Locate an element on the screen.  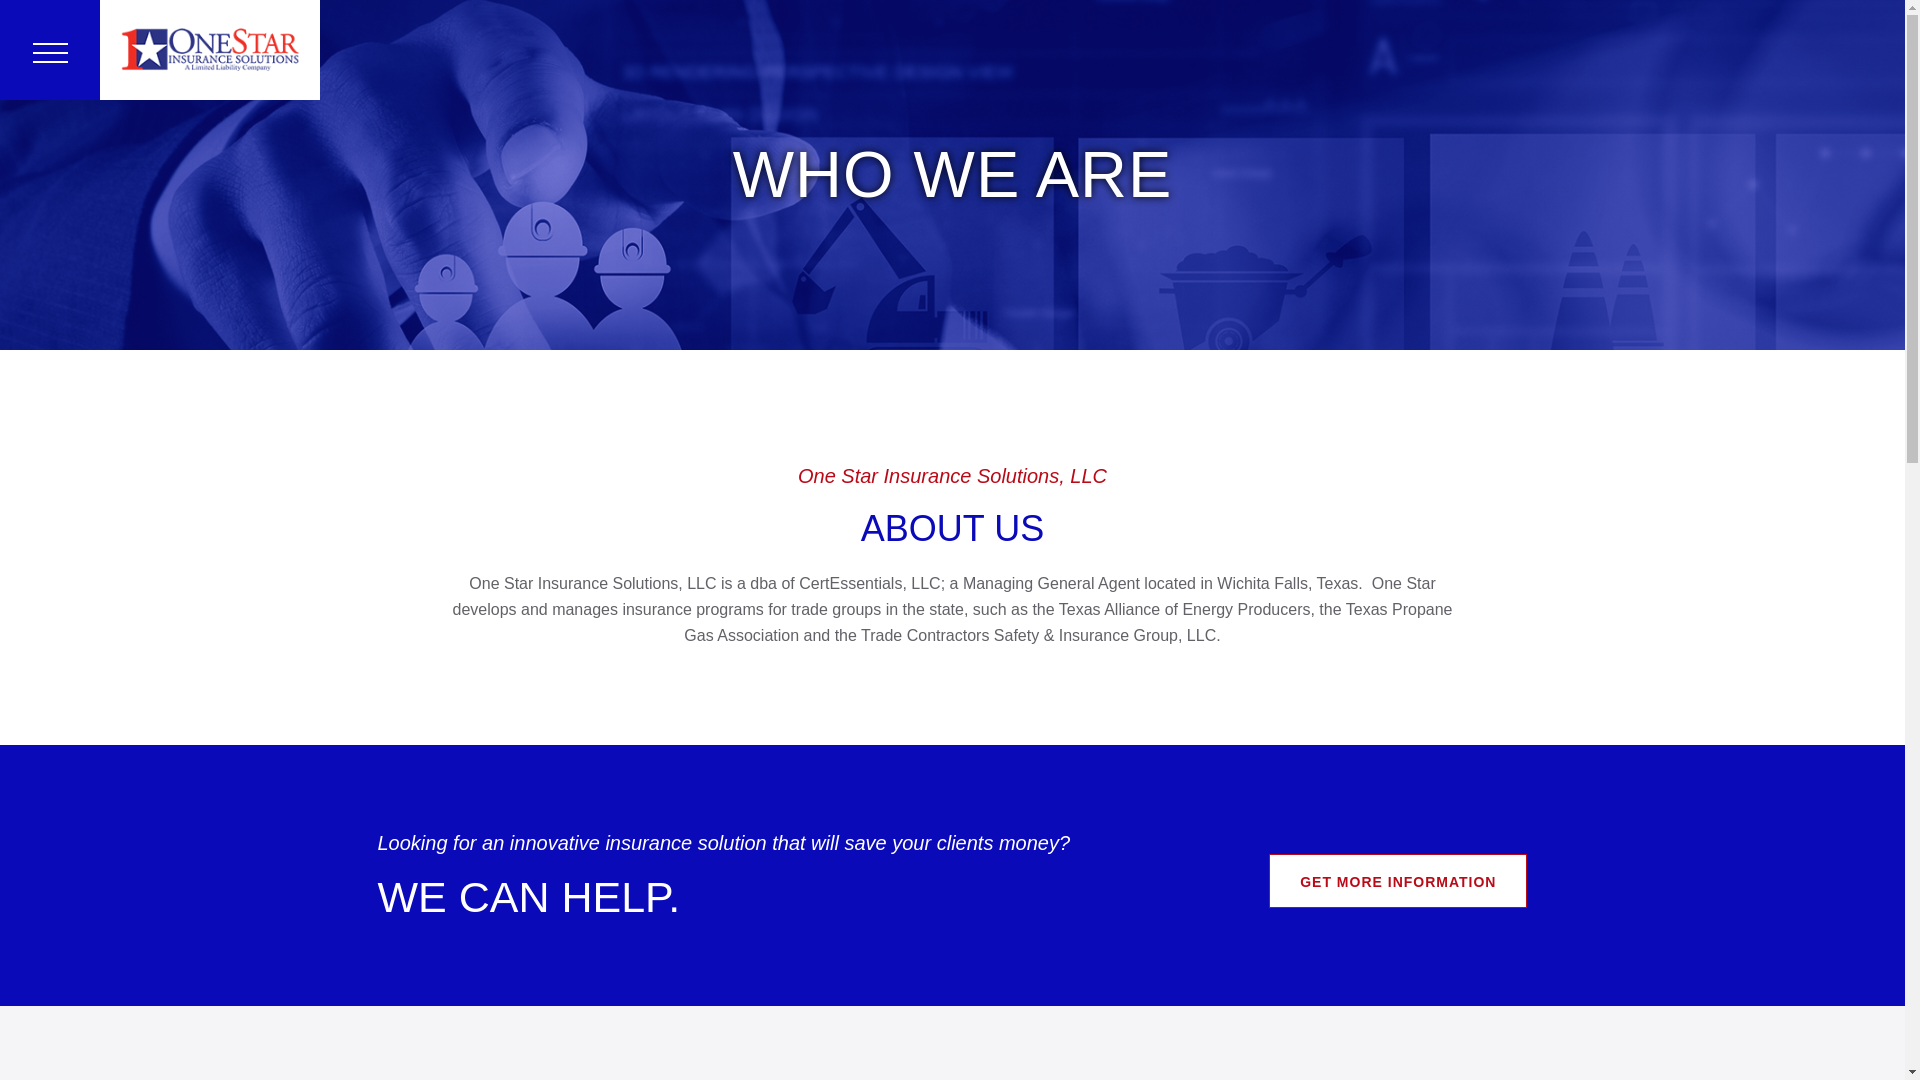
'GET MORE INFORMATION' is located at coordinates (1267, 879).